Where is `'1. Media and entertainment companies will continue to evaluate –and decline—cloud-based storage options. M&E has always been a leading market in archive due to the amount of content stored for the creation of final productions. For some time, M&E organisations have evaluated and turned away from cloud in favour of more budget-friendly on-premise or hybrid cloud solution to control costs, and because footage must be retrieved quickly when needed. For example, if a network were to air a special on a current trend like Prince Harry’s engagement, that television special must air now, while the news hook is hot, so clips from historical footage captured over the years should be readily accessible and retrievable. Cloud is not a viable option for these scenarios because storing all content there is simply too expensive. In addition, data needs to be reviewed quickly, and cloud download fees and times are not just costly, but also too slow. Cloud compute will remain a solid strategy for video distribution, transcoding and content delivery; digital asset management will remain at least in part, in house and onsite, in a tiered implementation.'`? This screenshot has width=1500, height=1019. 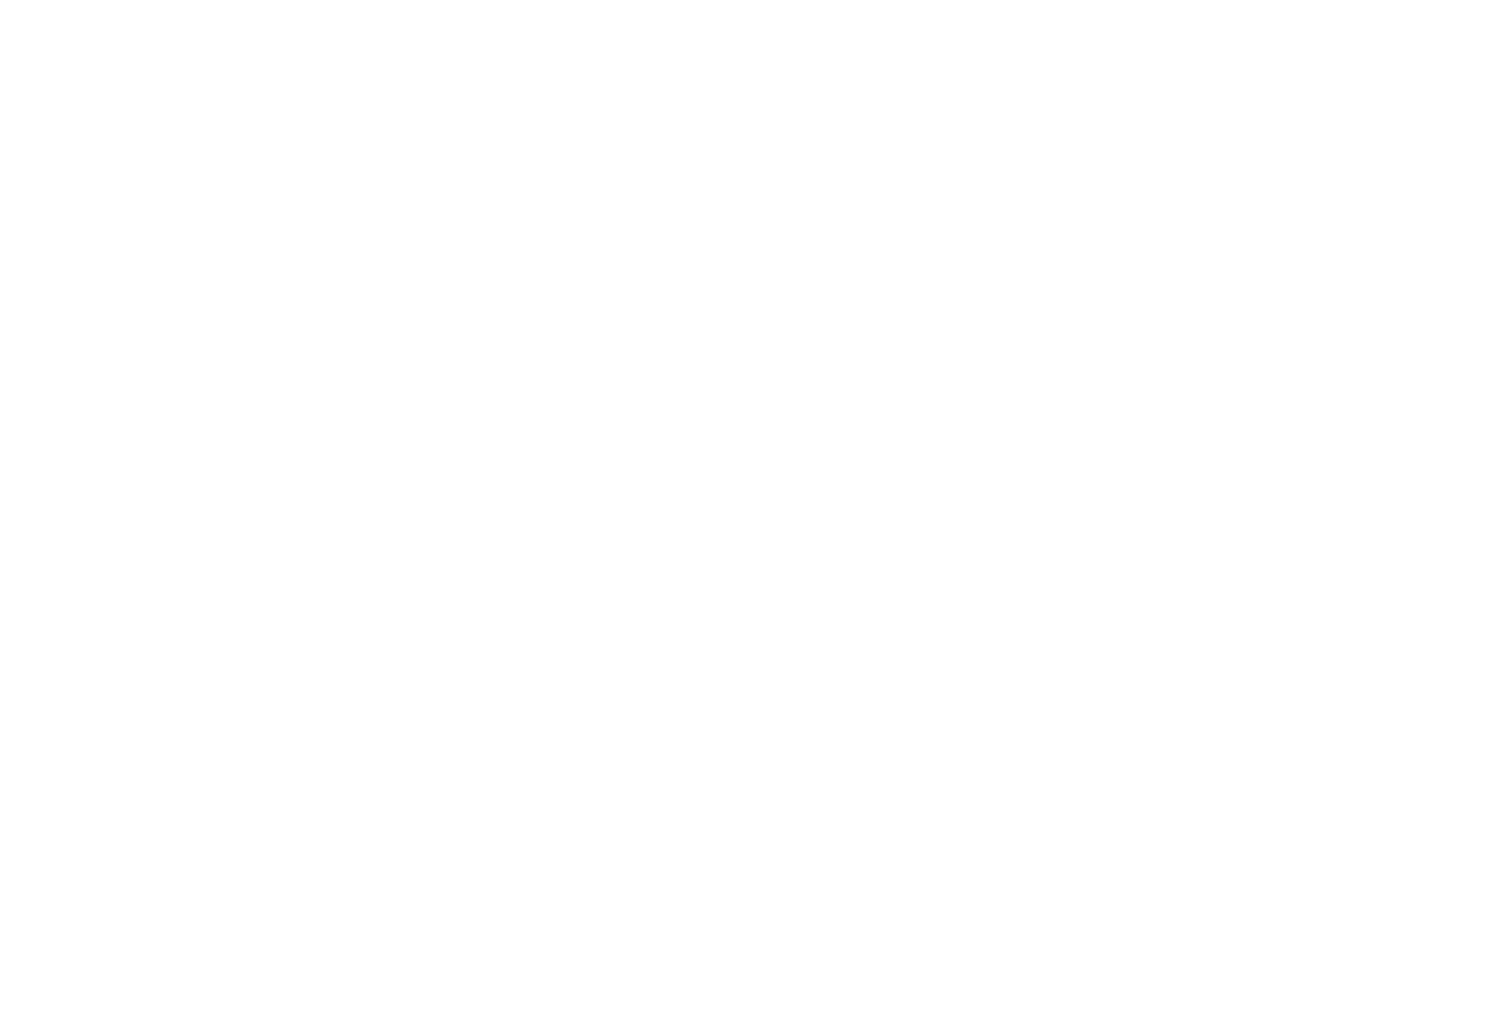
'1. Media and entertainment companies will continue to evaluate –and decline—cloud-based storage options. M&E has always been a leading market in archive due to the amount of content stored for the creation of final productions. For some time, M&E organisations have evaluated and turned away from cloud in favour of more budget-friendly on-premise or hybrid cloud solution to control costs, and because footage must be retrieved quickly when needed. For example, if a network were to air a special on a current trend like Prince Harry’s engagement, that television special must air now, while the news hook is hot, so clips from historical footage captured over the years should be readily accessible and retrievable. Cloud is not a viable option for these scenarios because storing all content there is simply too expensive. In addition, data needs to be reviewed quickly, and cloud download fees and times are not just costly, but also too slow. Cloud compute will remain a solid strategy for video distribution, transcoding and content delivery; digital asset management will remain at least in part, in house and onsite, in a tiered implementation.' is located at coordinates (198, 579).